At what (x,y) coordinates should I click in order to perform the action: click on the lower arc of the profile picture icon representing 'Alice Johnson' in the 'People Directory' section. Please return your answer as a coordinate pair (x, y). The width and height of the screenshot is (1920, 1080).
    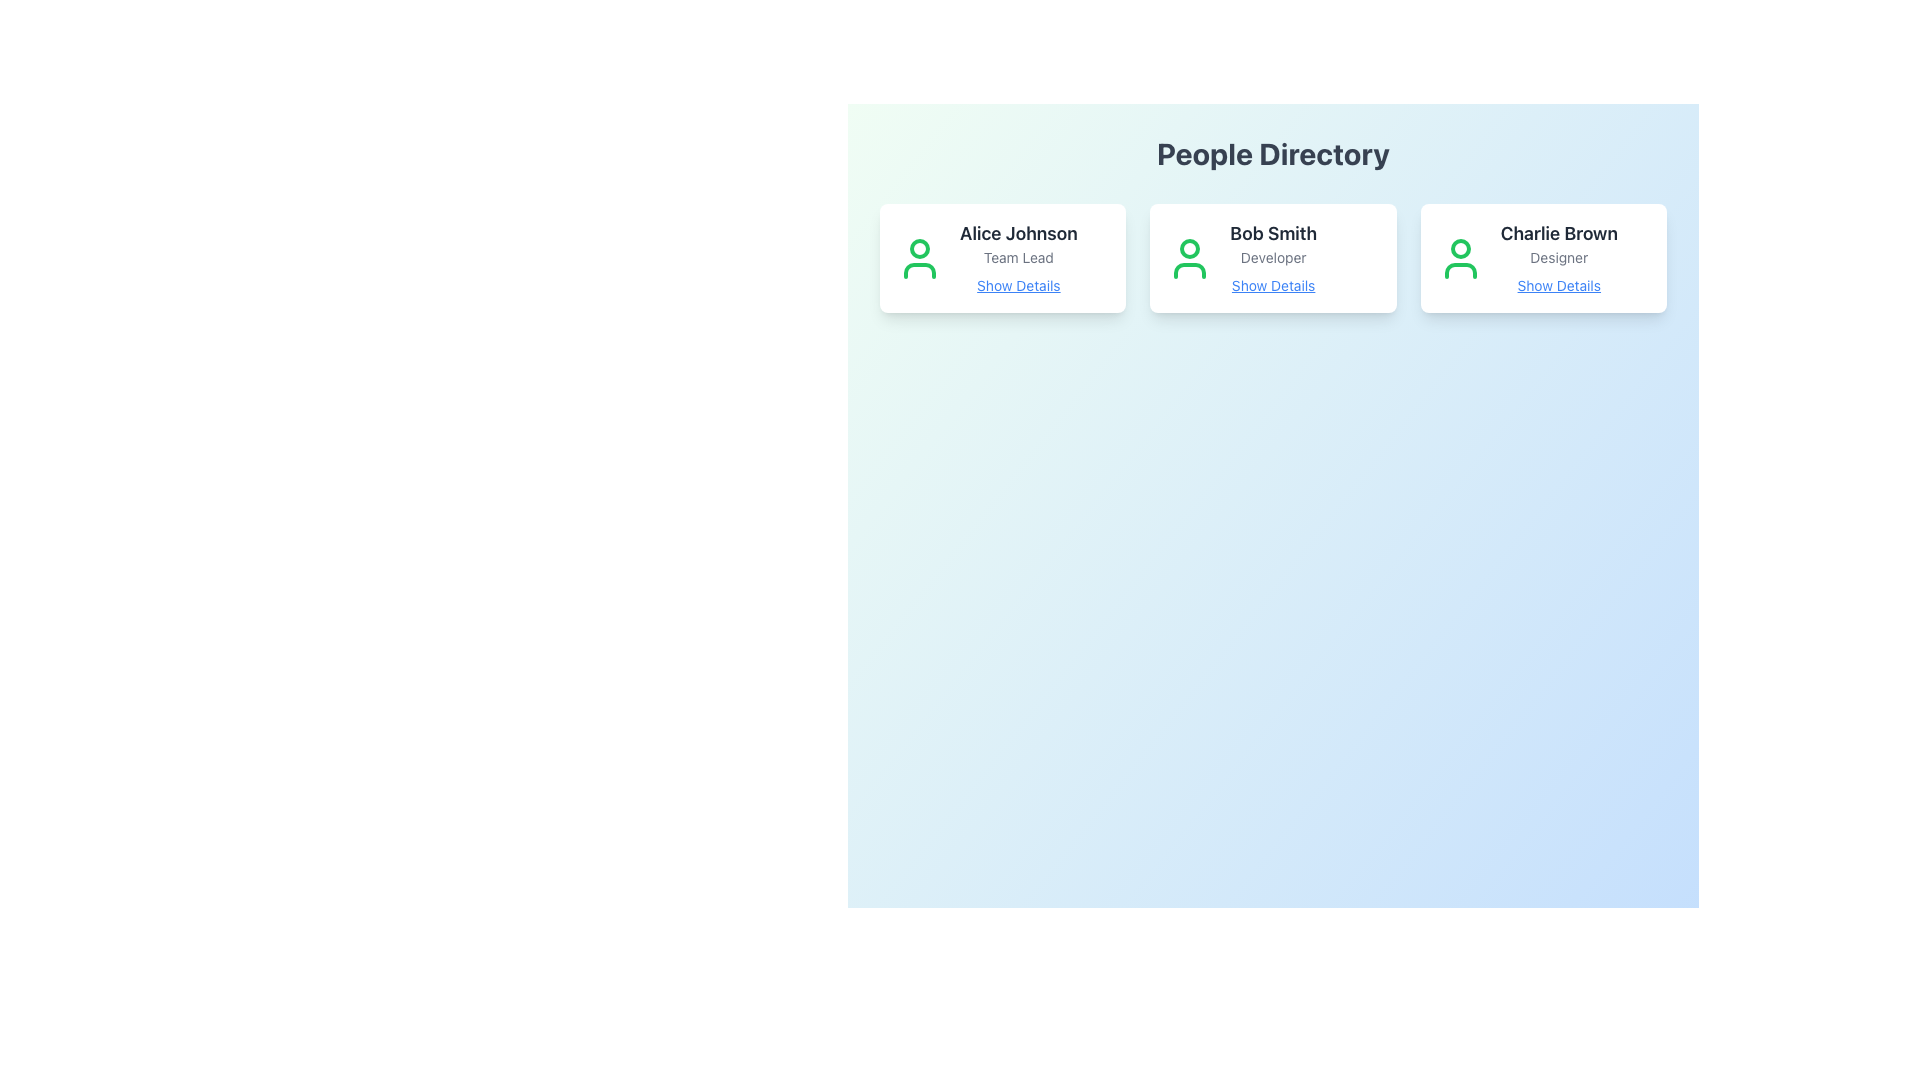
    Looking at the image, I should click on (919, 270).